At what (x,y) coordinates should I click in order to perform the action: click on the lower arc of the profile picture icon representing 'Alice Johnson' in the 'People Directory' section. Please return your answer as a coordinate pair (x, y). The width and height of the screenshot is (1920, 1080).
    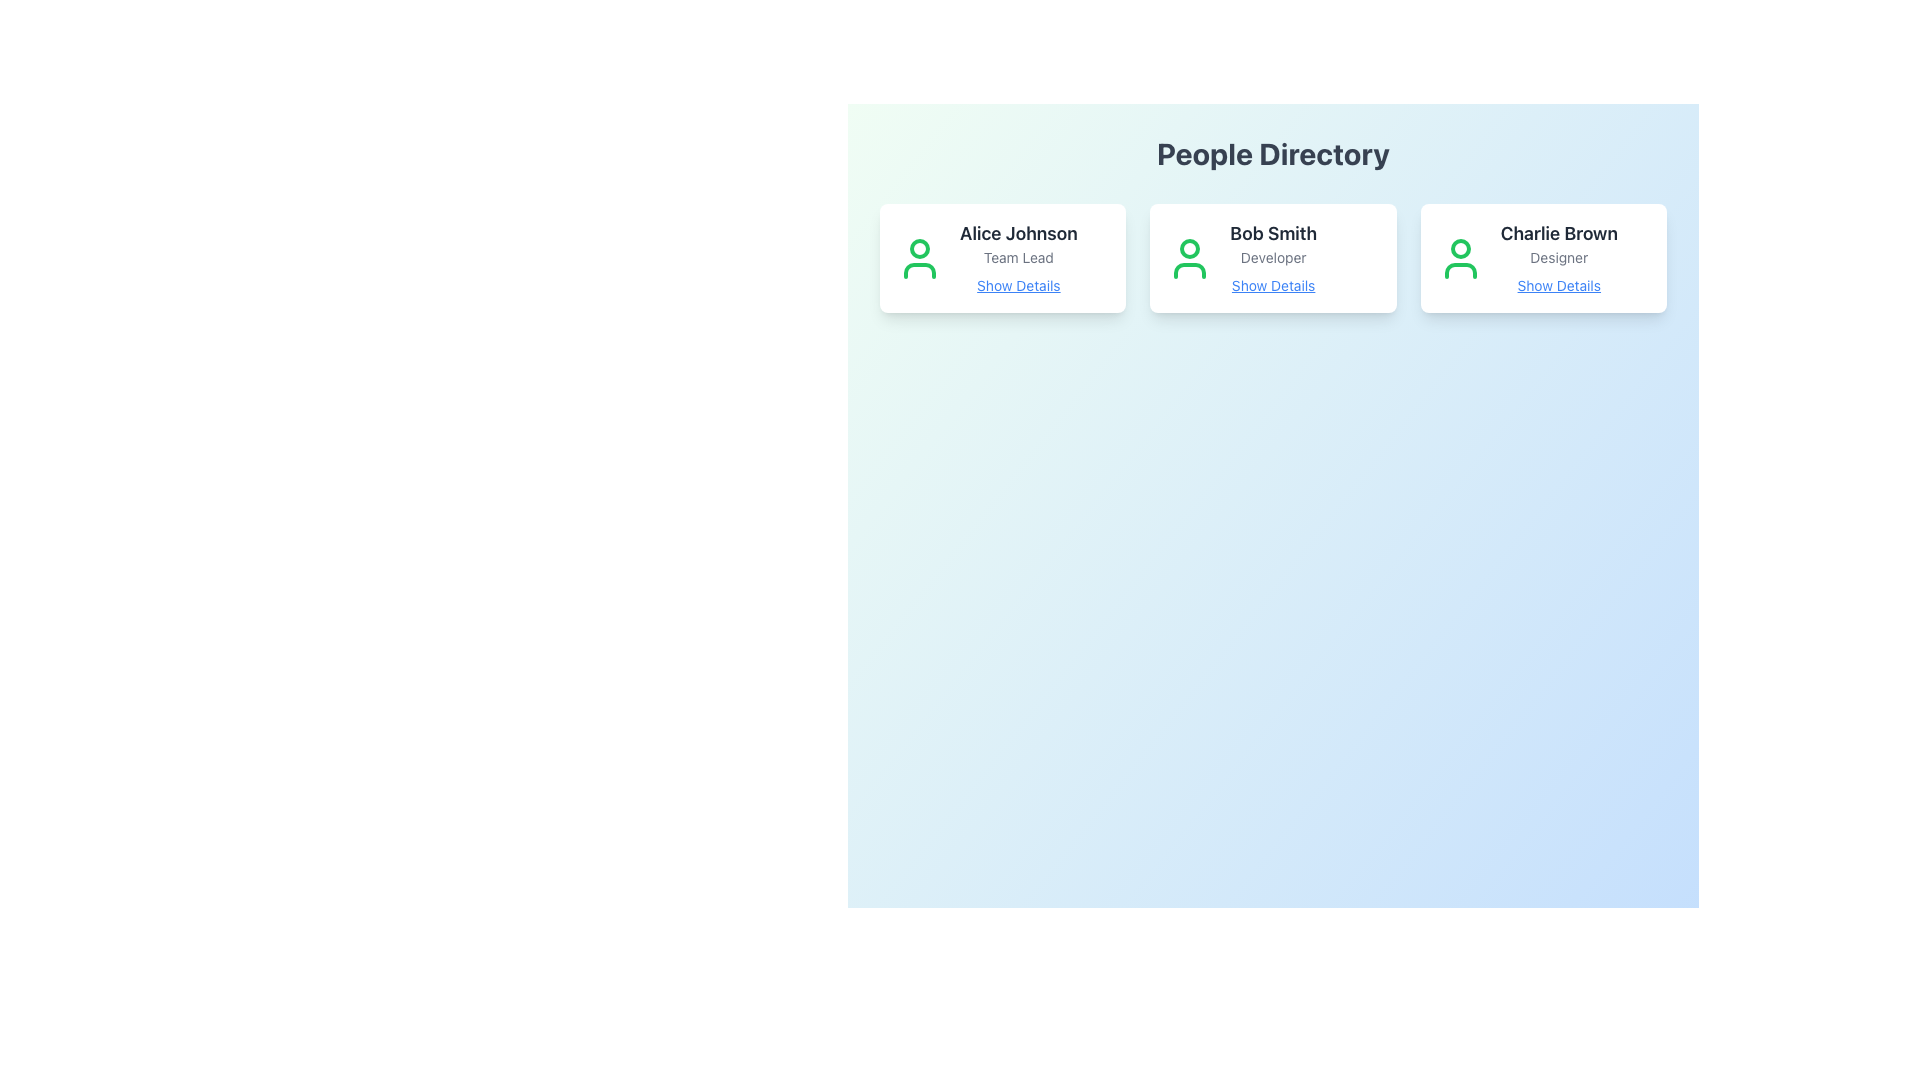
    Looking at the image, I should click on (919, 270).